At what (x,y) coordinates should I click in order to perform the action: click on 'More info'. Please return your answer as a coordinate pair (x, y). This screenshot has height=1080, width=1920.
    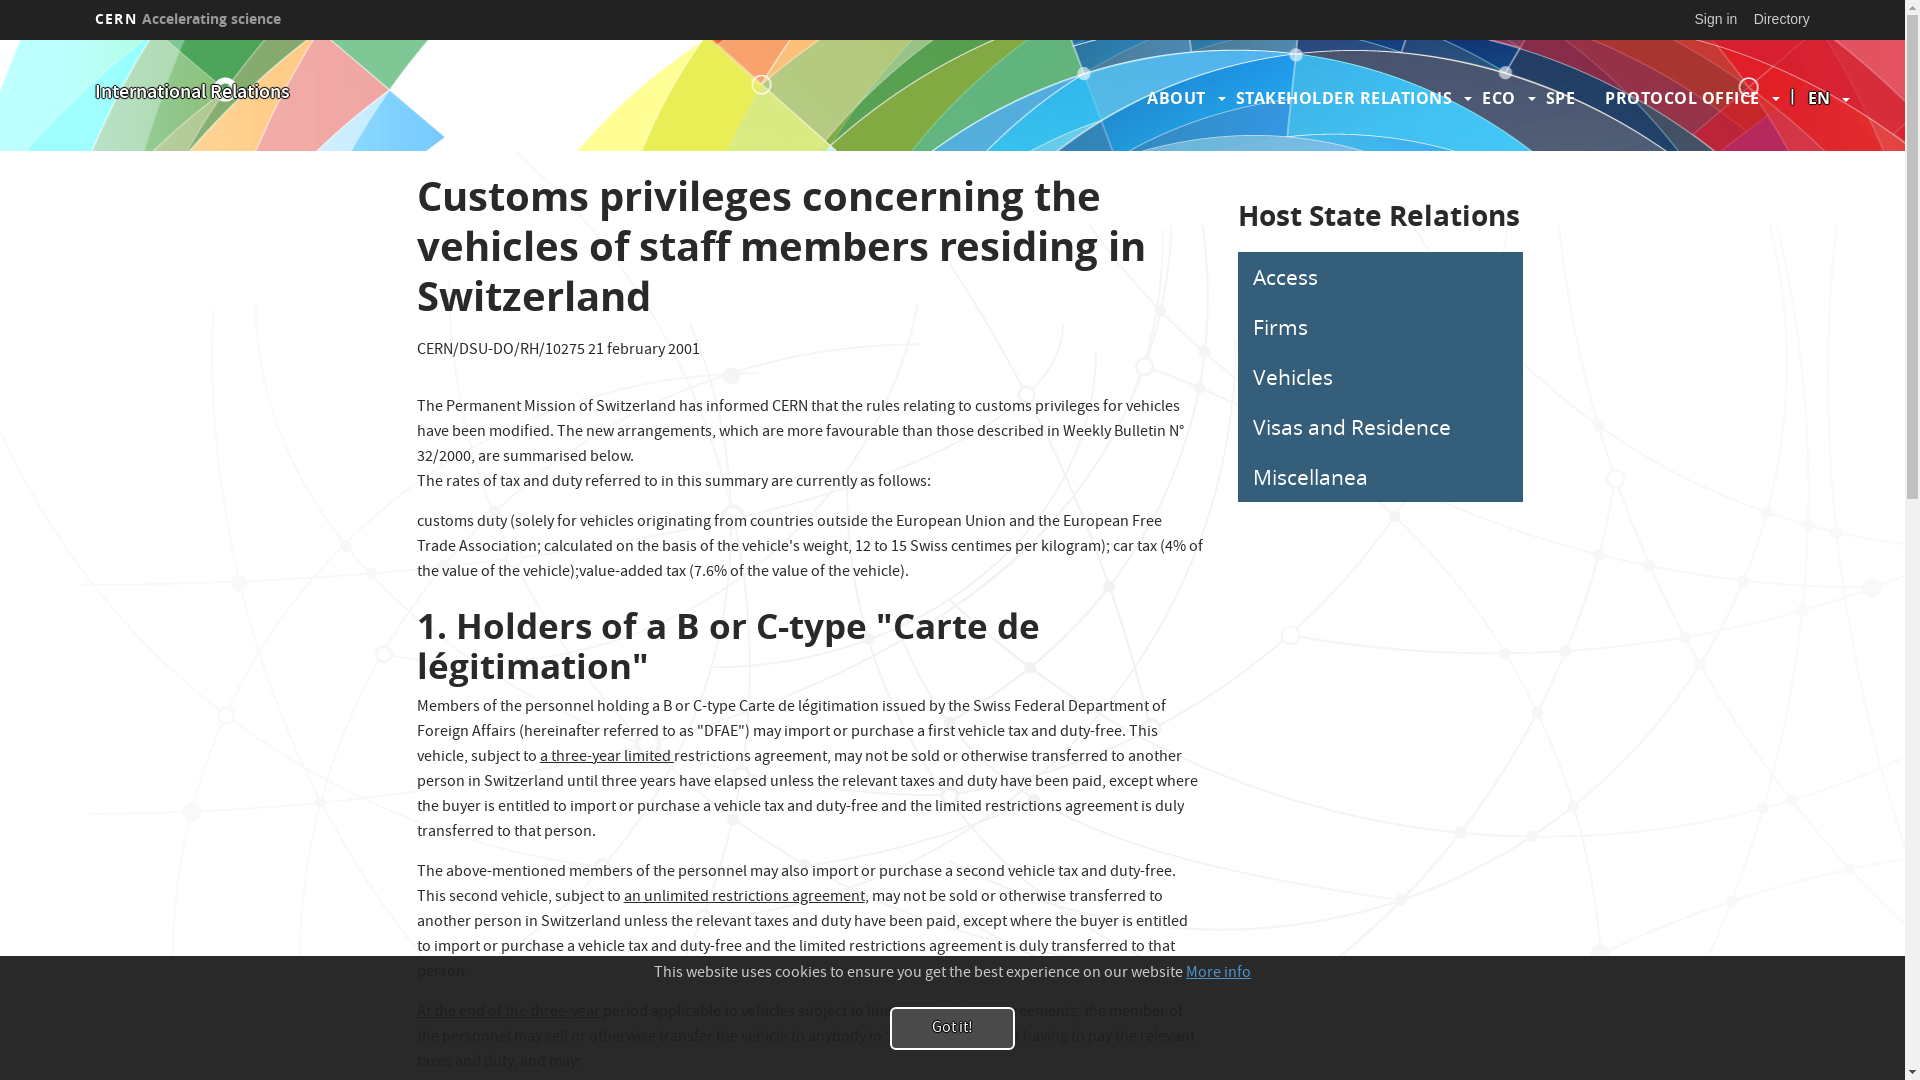
    Looking at the image, I should click on (1185, 973).